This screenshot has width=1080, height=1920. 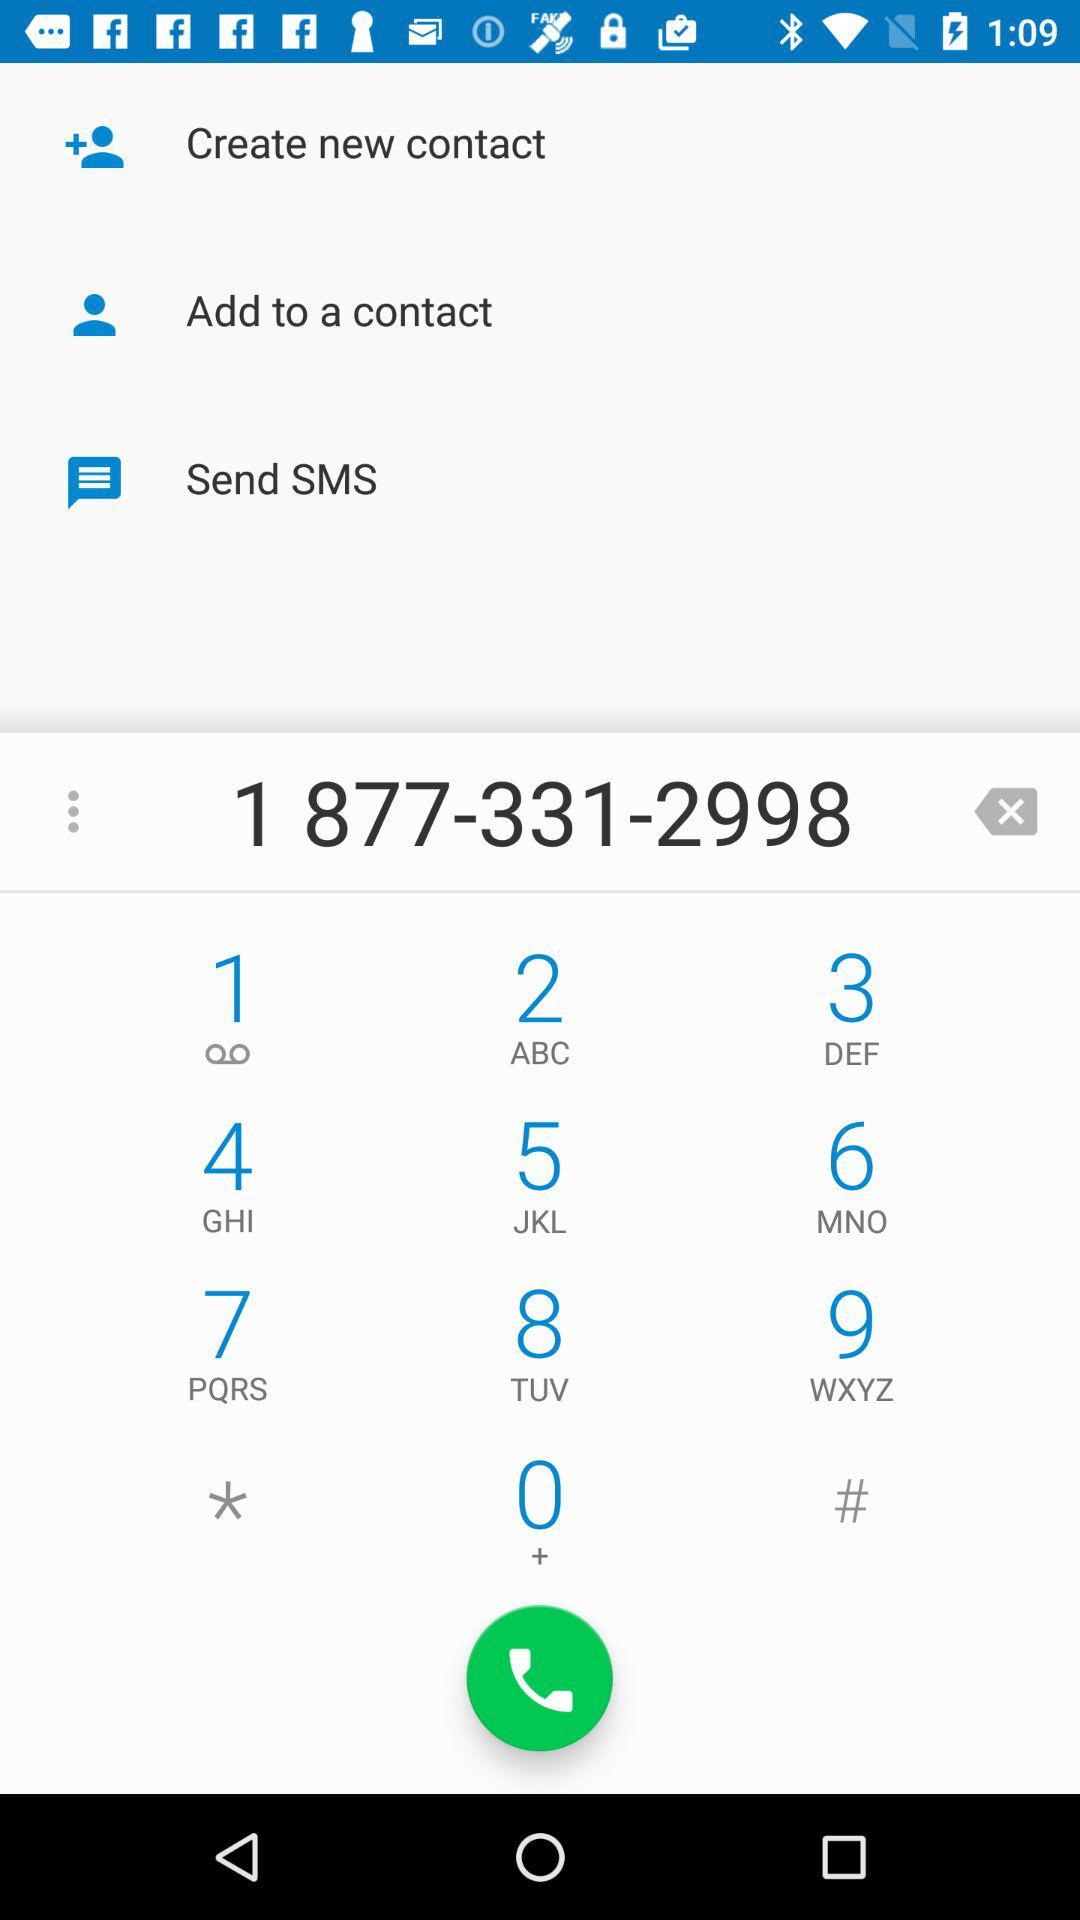 What do you see at coordinates (540, 1678) in the screenshot?
I see `the call icon` at bounding box center [540, 1678].